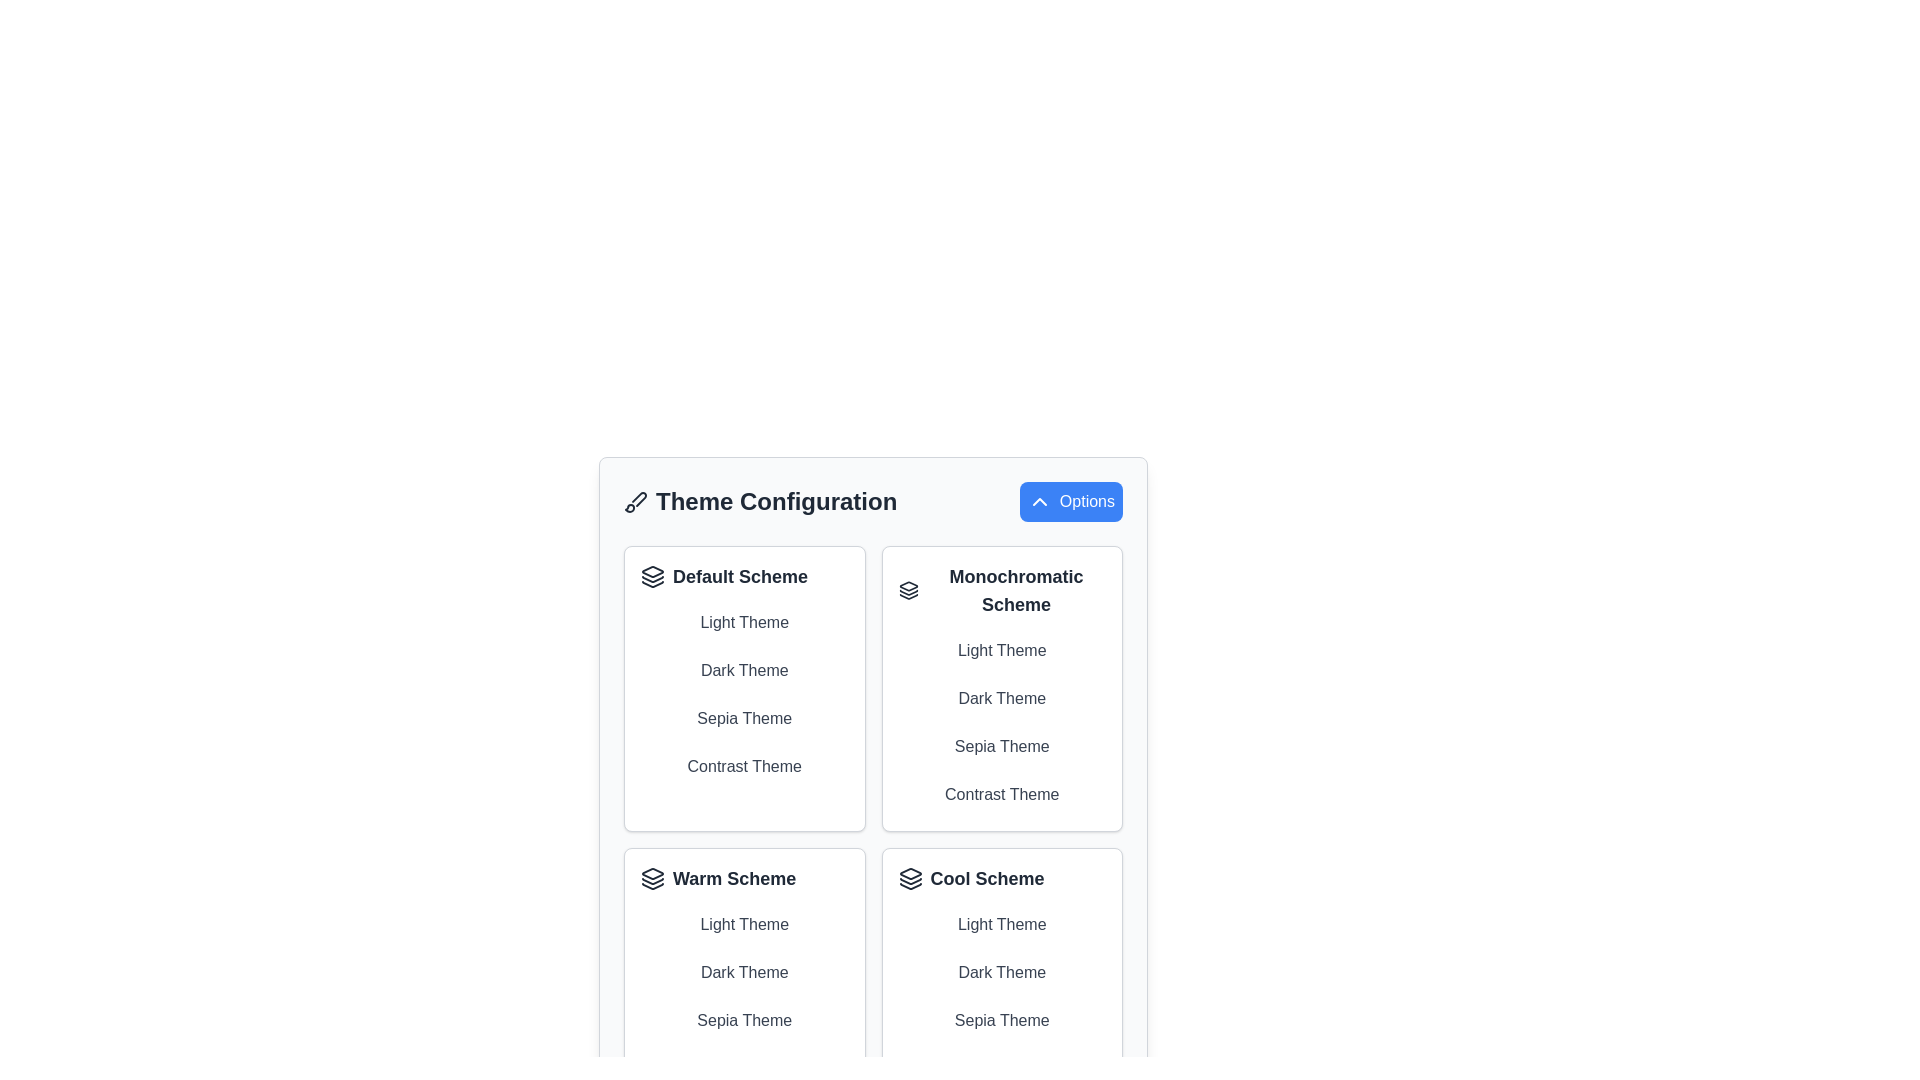  What do you see at coordinates (1002, 697) in the screenshot?
I see `the 'Dark Theme' button-like label, which is a rectangular text label with medium gray font on a white background, positioned below the 'Light Theme' option in the 'Monochromatic Scheme' section` at bounding box center [1002, 697].